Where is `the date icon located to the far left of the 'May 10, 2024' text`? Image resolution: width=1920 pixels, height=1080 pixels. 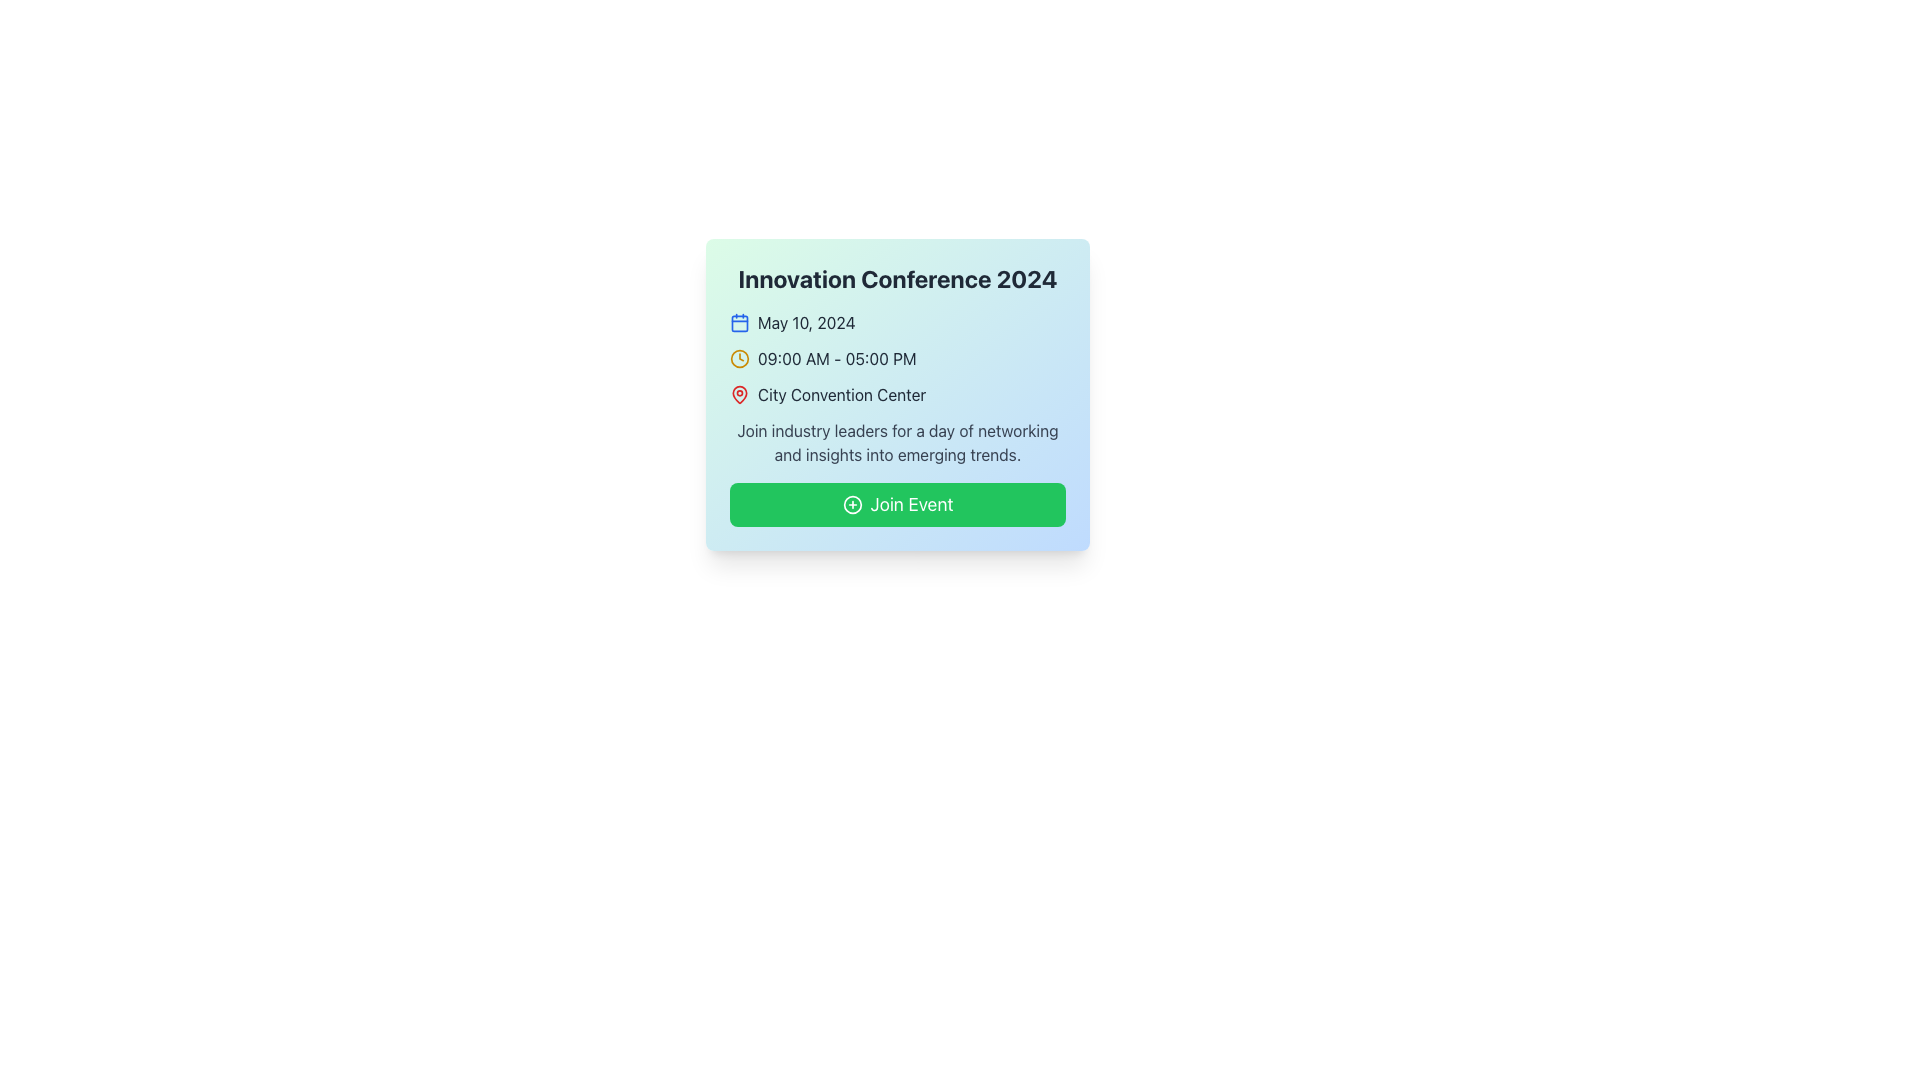
the date icon located to the far left of the 'May 10, 2024' text is located at coordinates (738, 322).